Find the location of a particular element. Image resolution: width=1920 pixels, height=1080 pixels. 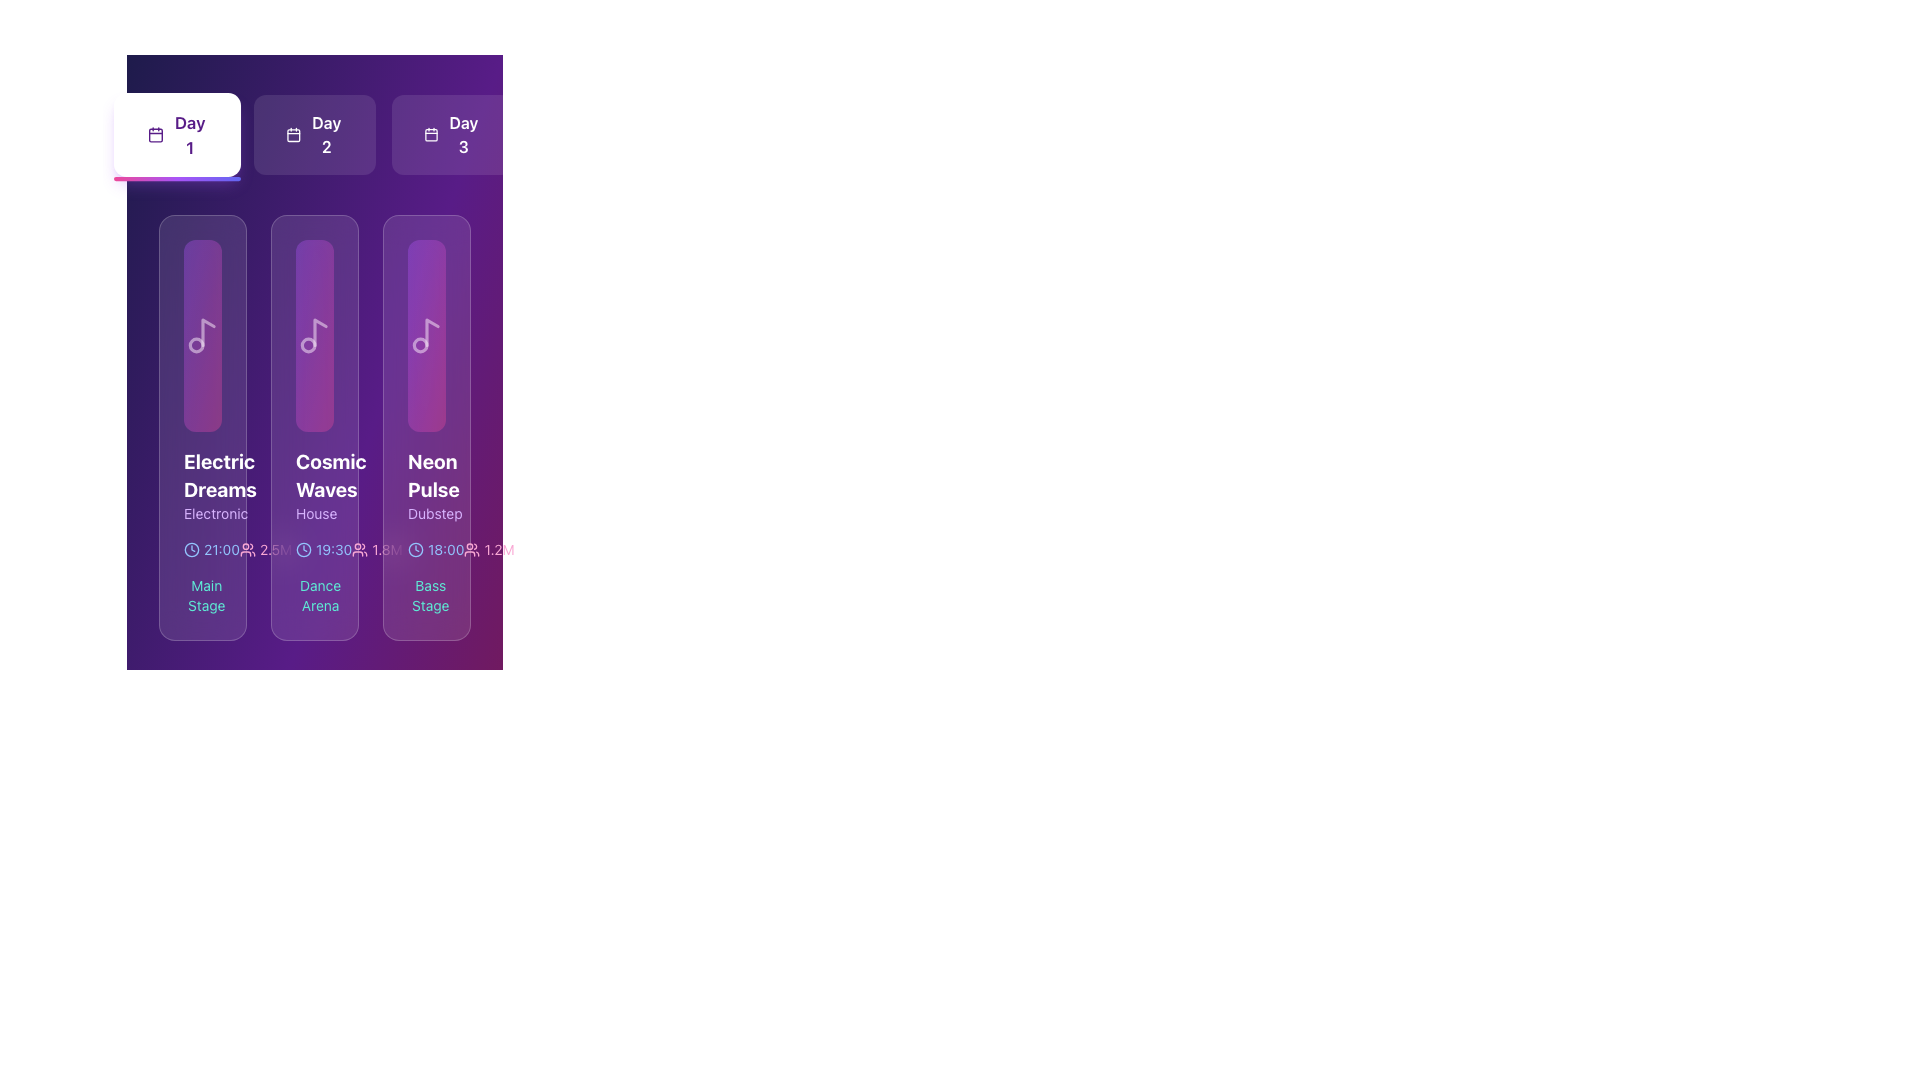

grouped informational component resembling a button, which features a purple calendar icon and bold text 'Day 1' is located at coordinates (177, 135).